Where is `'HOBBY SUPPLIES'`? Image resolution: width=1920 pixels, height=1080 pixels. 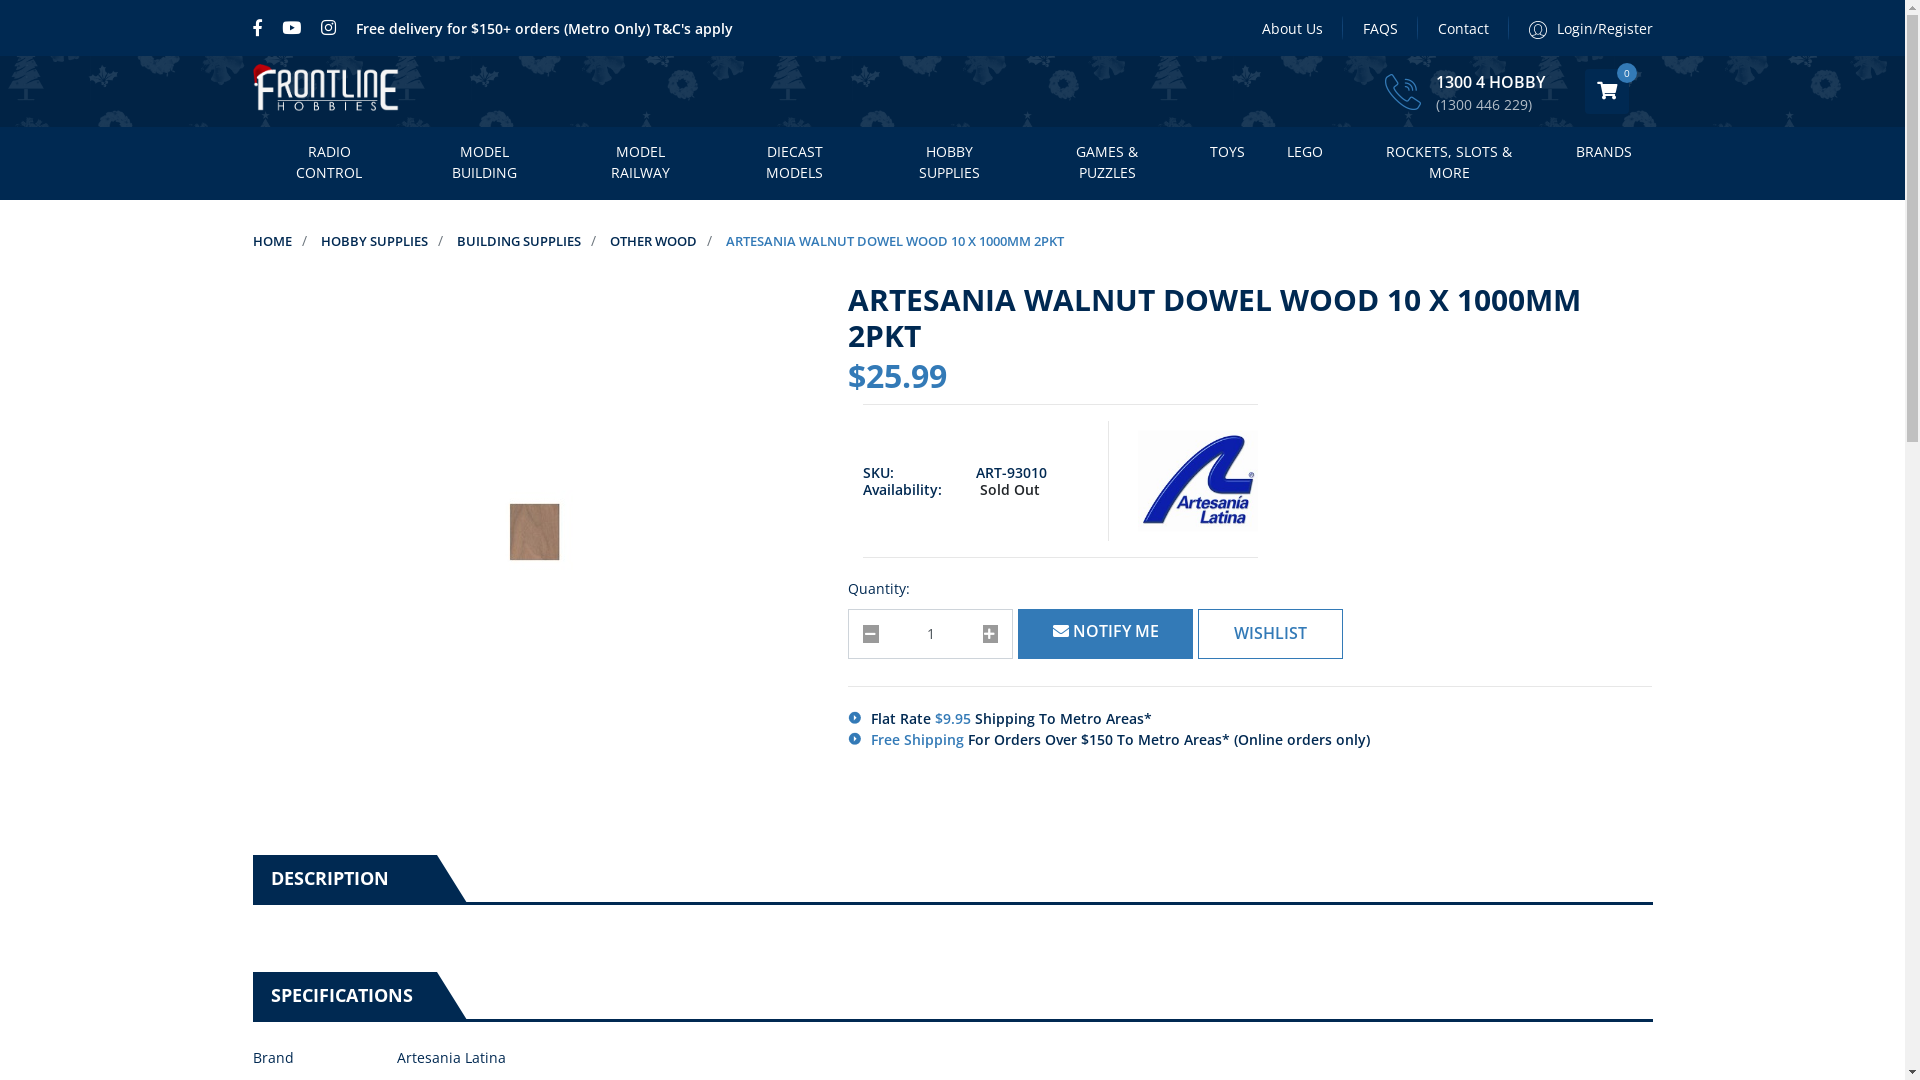
'HOBBY SUPPLIES' is located at coordinates (948, 162).